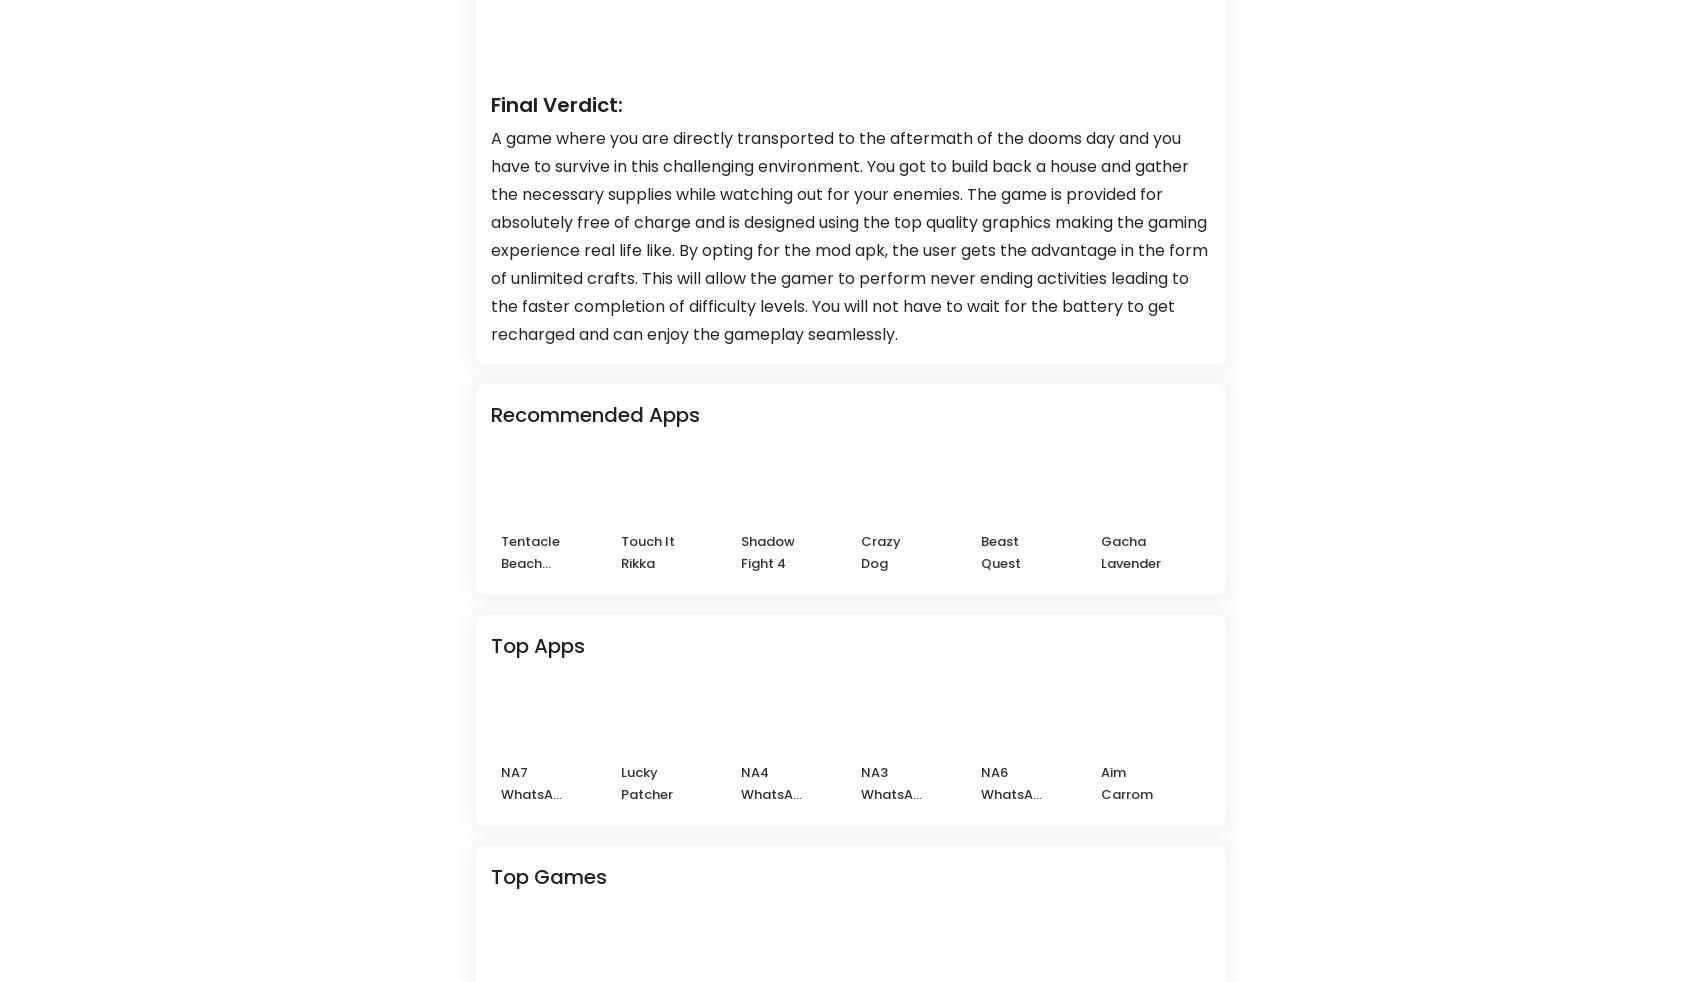 Image resolution: width=1702 pixels, height=982 pixels. Describe the element at coordinates (500, 561) in the screenshot. I see `'Tentacle Beach Party'` at that location.